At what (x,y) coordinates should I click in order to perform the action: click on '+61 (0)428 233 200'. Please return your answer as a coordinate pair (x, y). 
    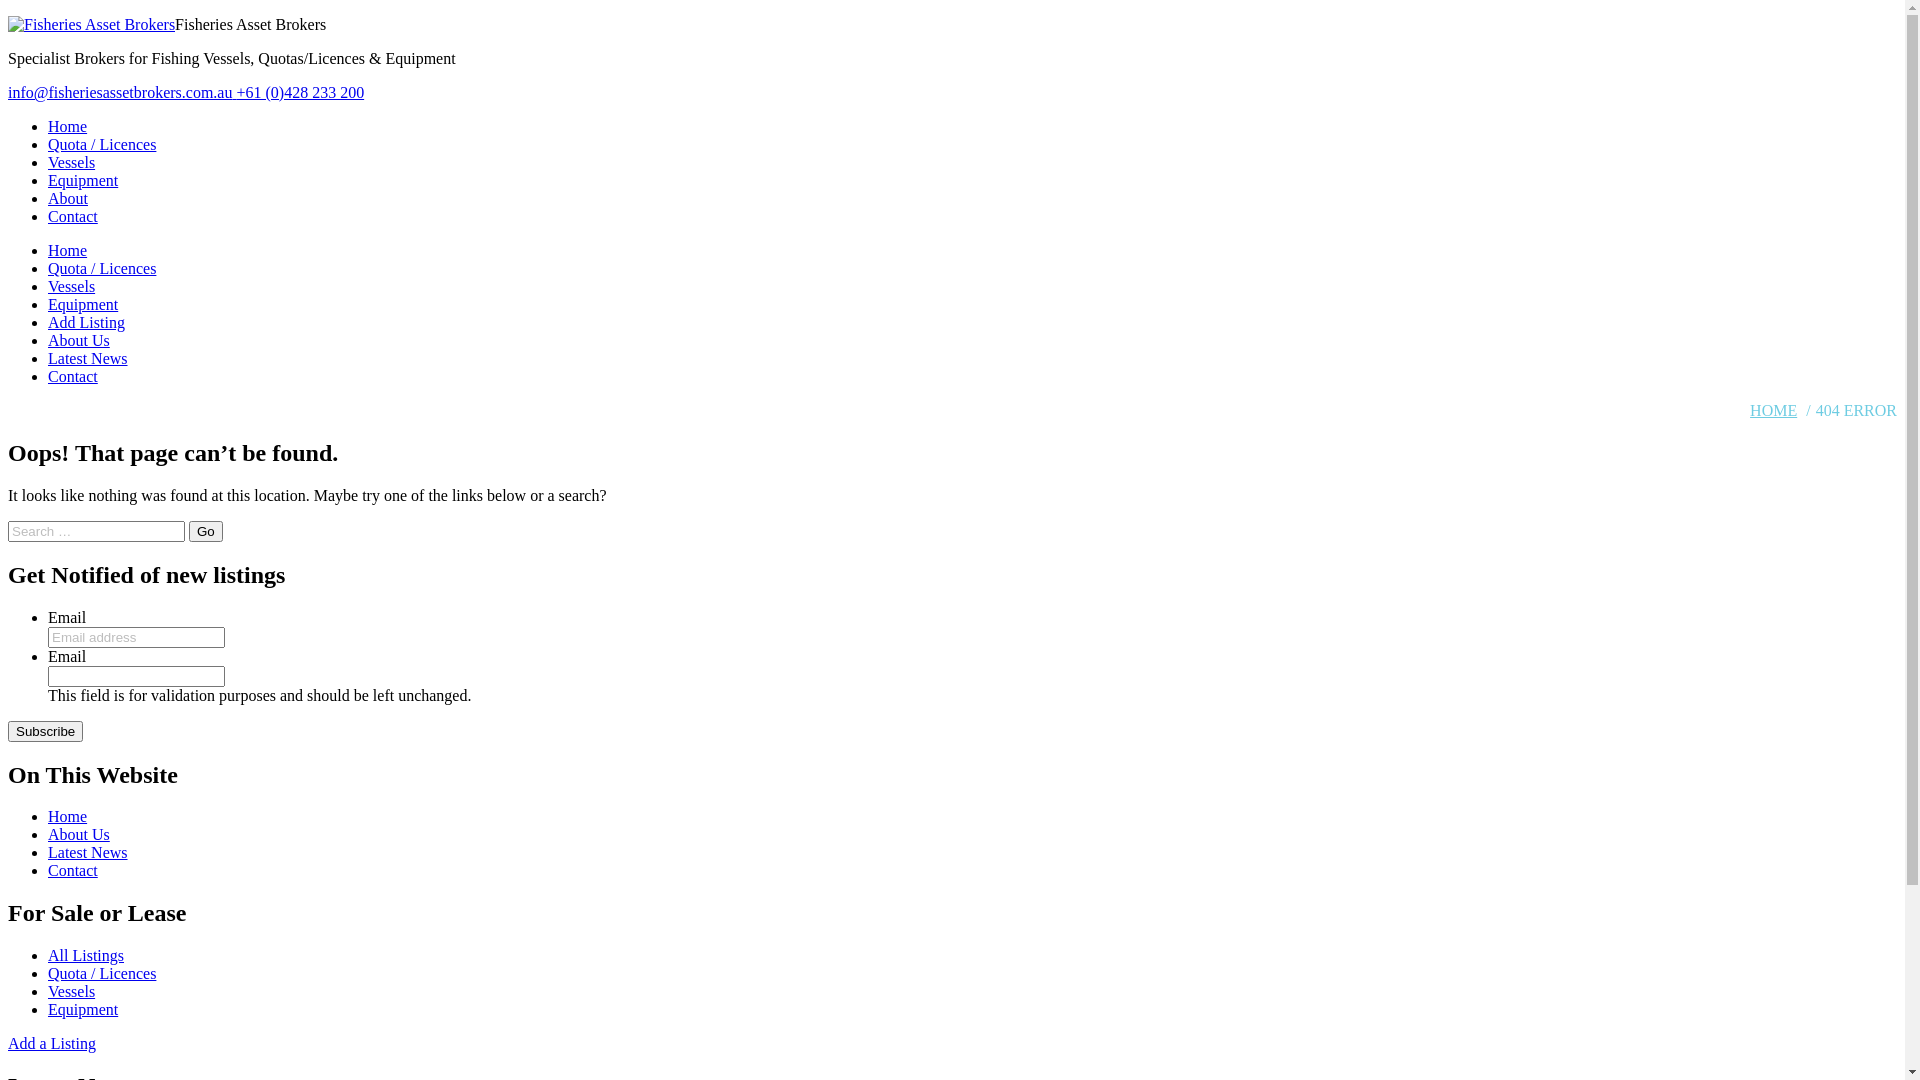
    Looking at the image, I should click on (296, 92).